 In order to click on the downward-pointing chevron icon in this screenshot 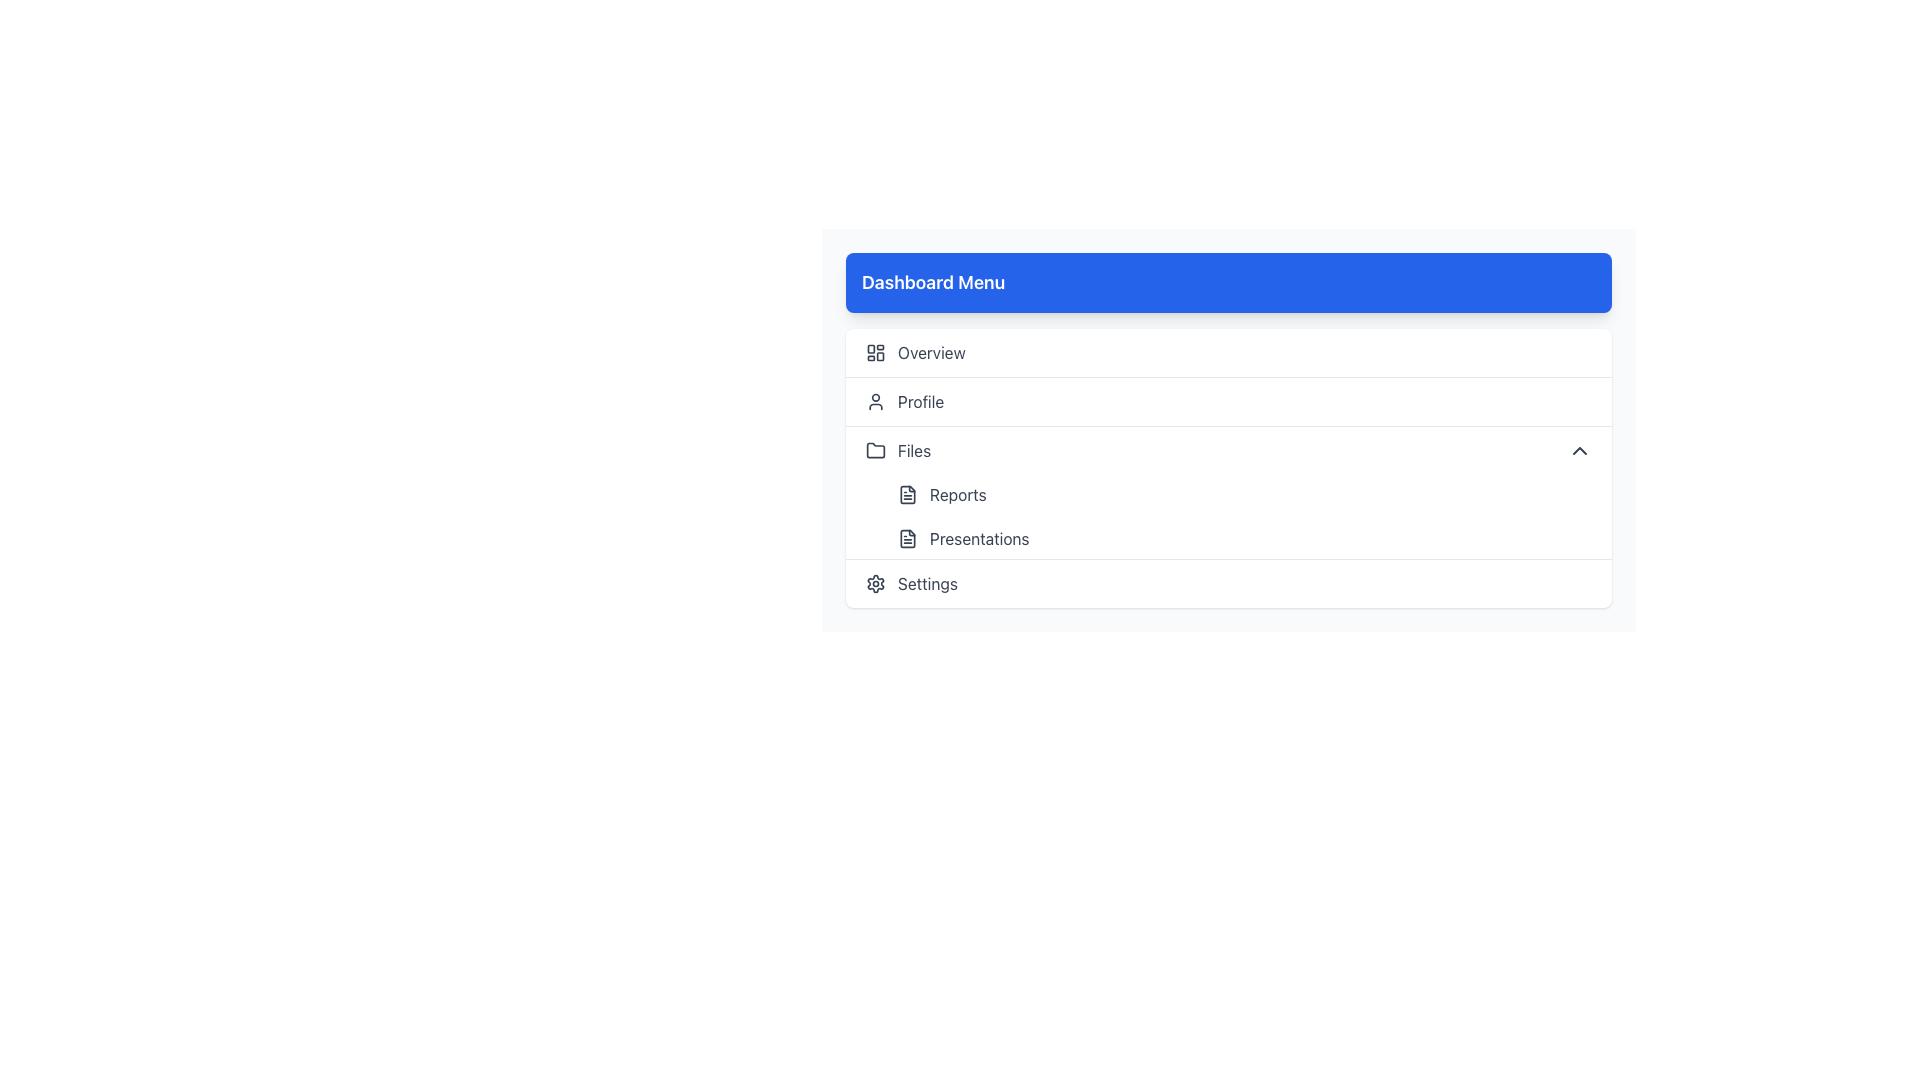, I will do `click(1578, 451)`.